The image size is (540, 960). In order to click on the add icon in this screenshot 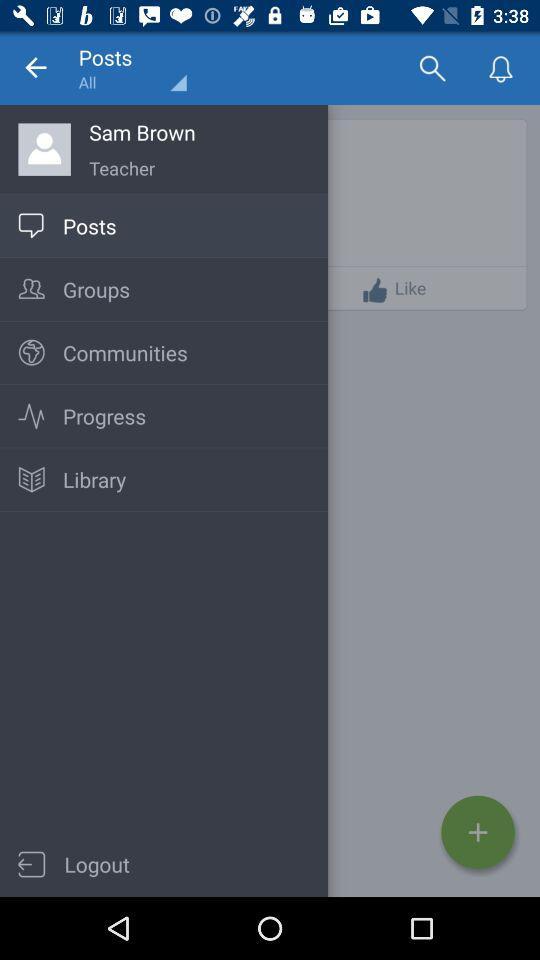, I will do `click(477, 832)`.